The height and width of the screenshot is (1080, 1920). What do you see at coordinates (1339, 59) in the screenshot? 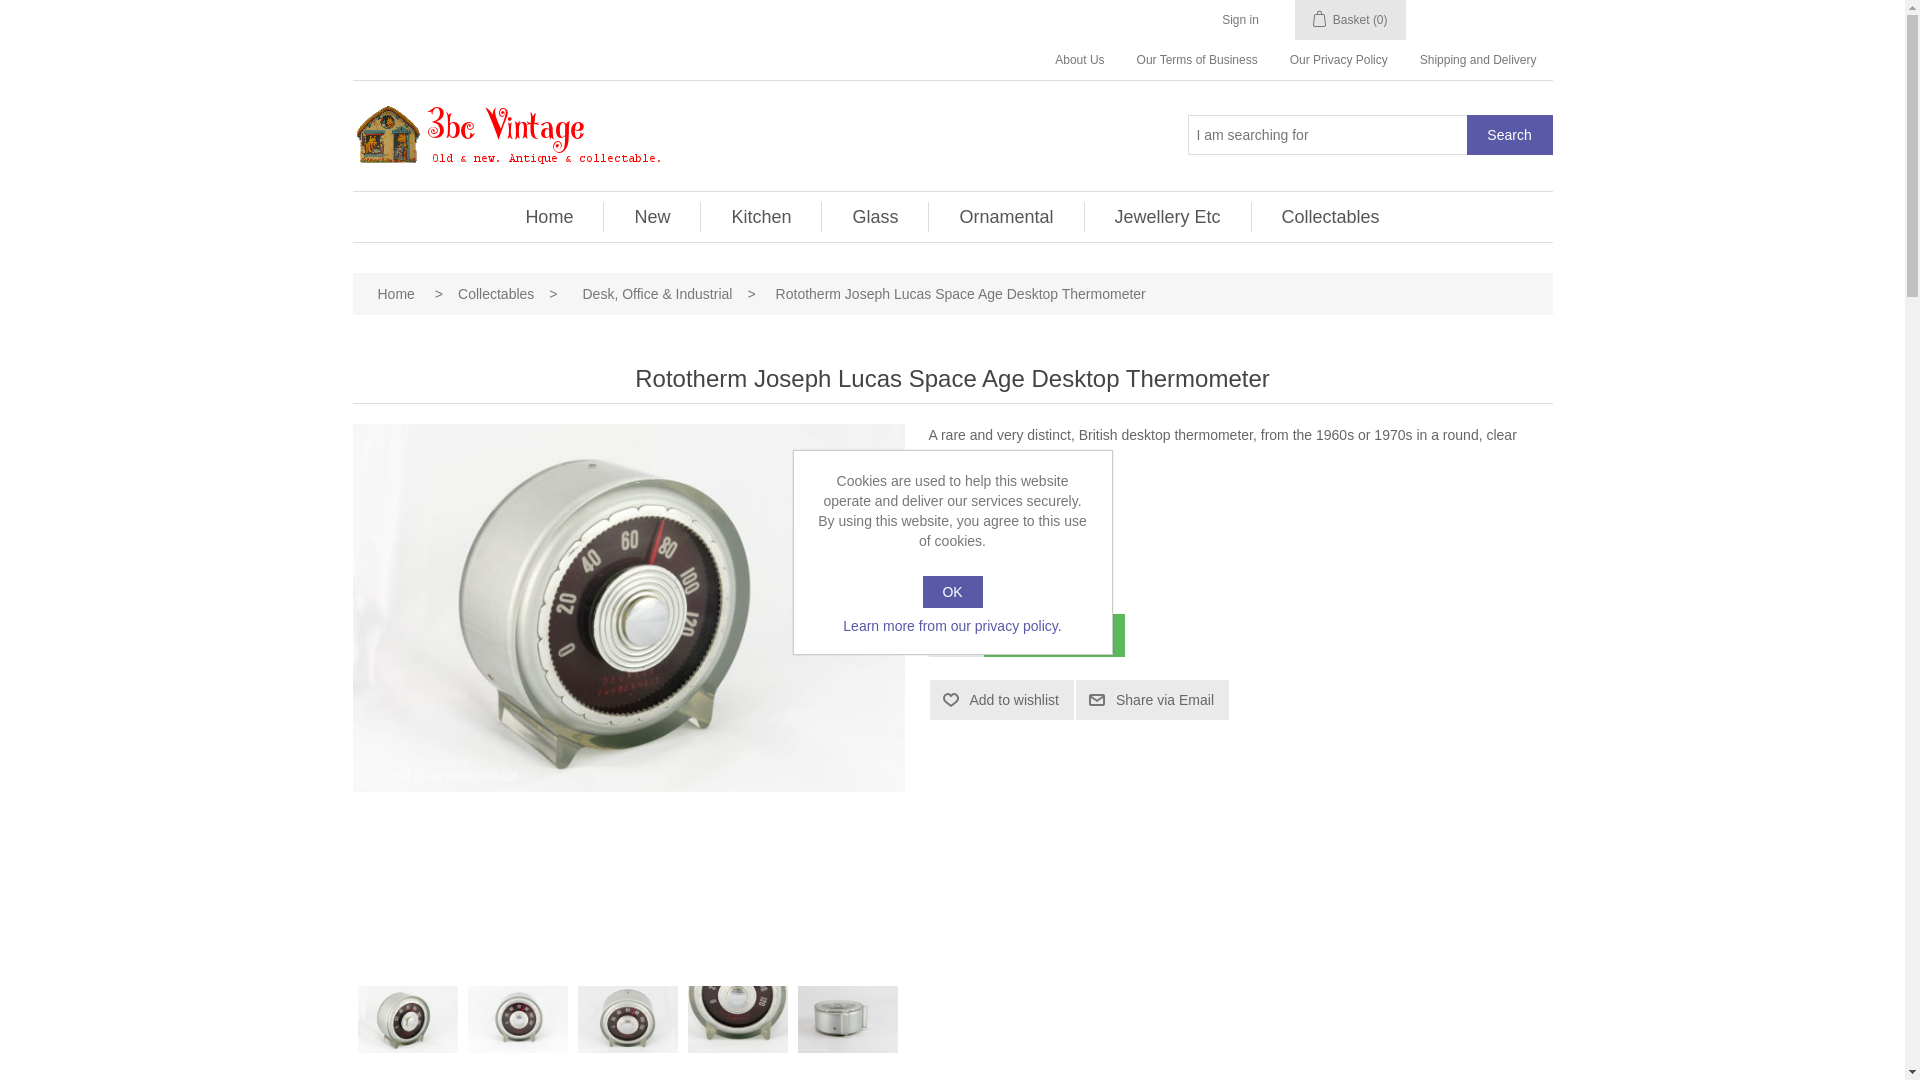
I see `'Our Privacy Policy'` at bounding box center [1339, 59].